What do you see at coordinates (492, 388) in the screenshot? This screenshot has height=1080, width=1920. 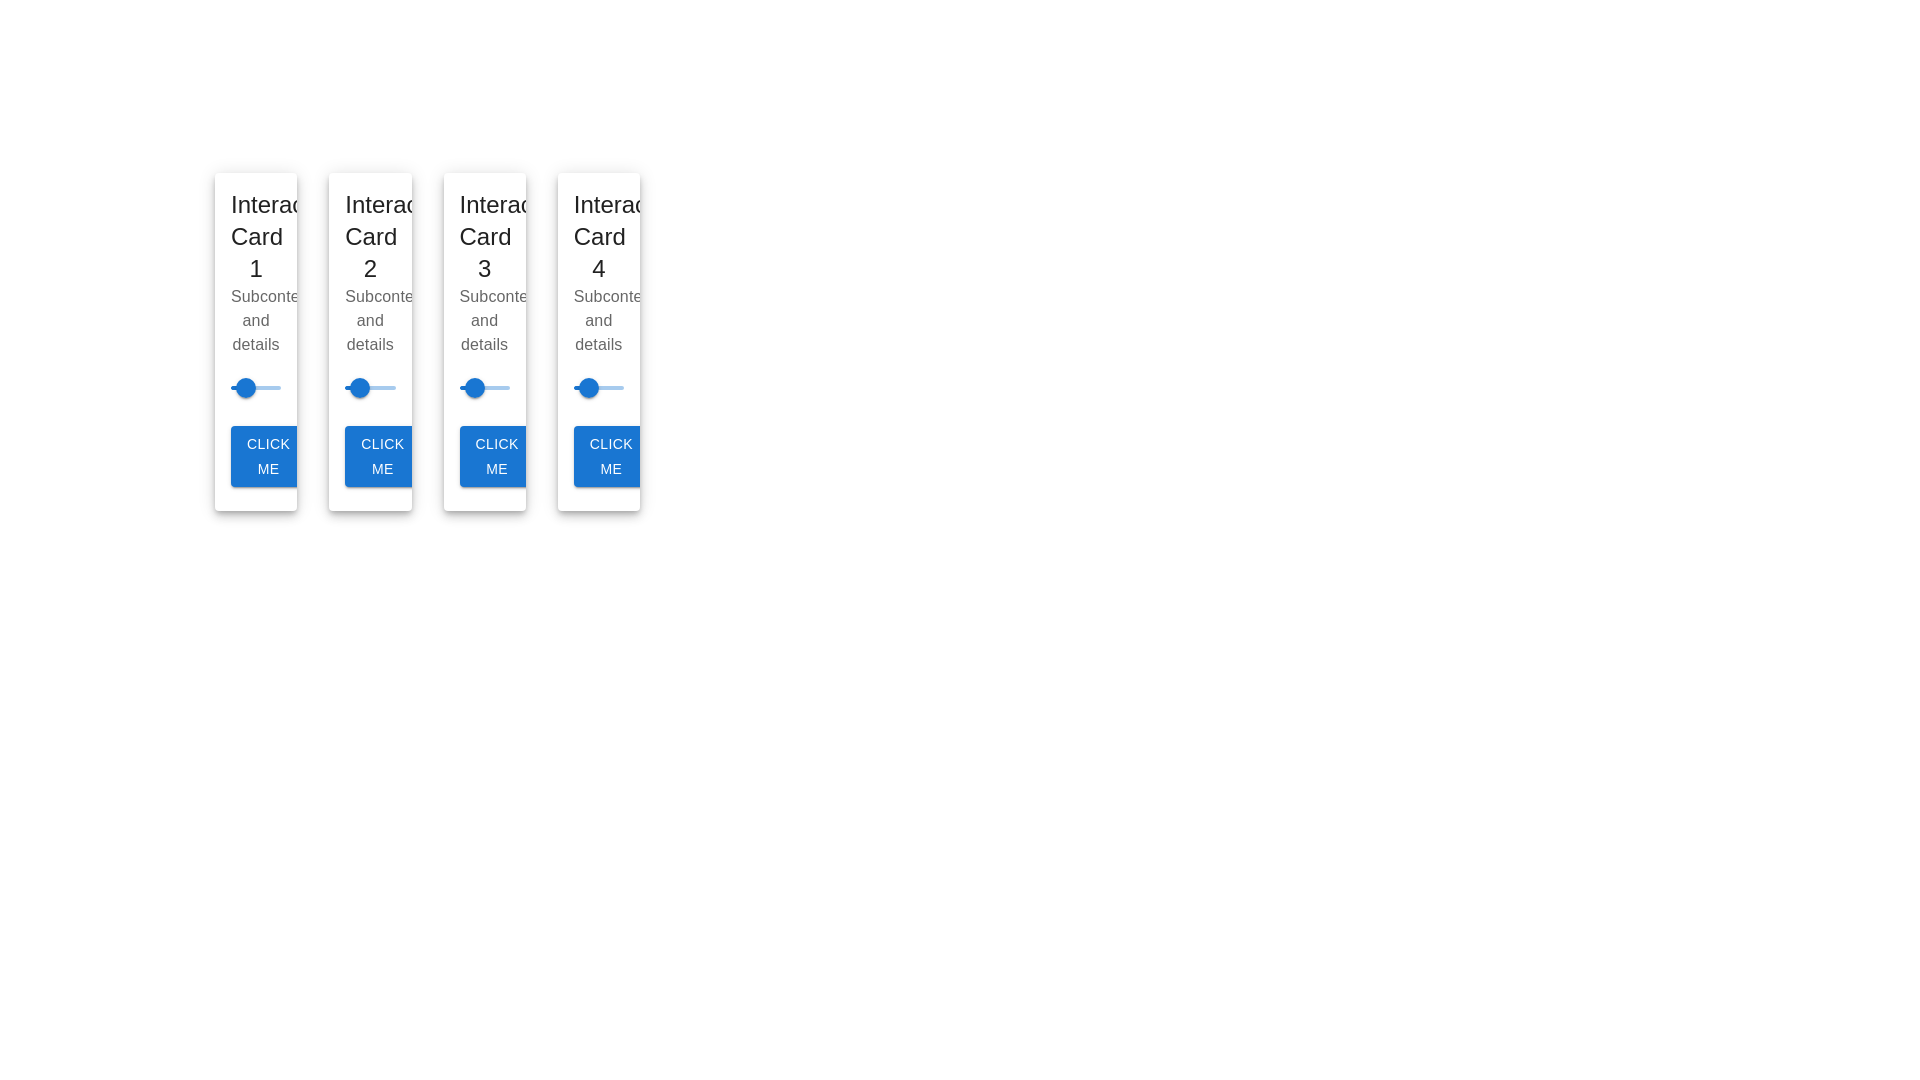 I see `the slider's value` at bounding box center [492, 388].